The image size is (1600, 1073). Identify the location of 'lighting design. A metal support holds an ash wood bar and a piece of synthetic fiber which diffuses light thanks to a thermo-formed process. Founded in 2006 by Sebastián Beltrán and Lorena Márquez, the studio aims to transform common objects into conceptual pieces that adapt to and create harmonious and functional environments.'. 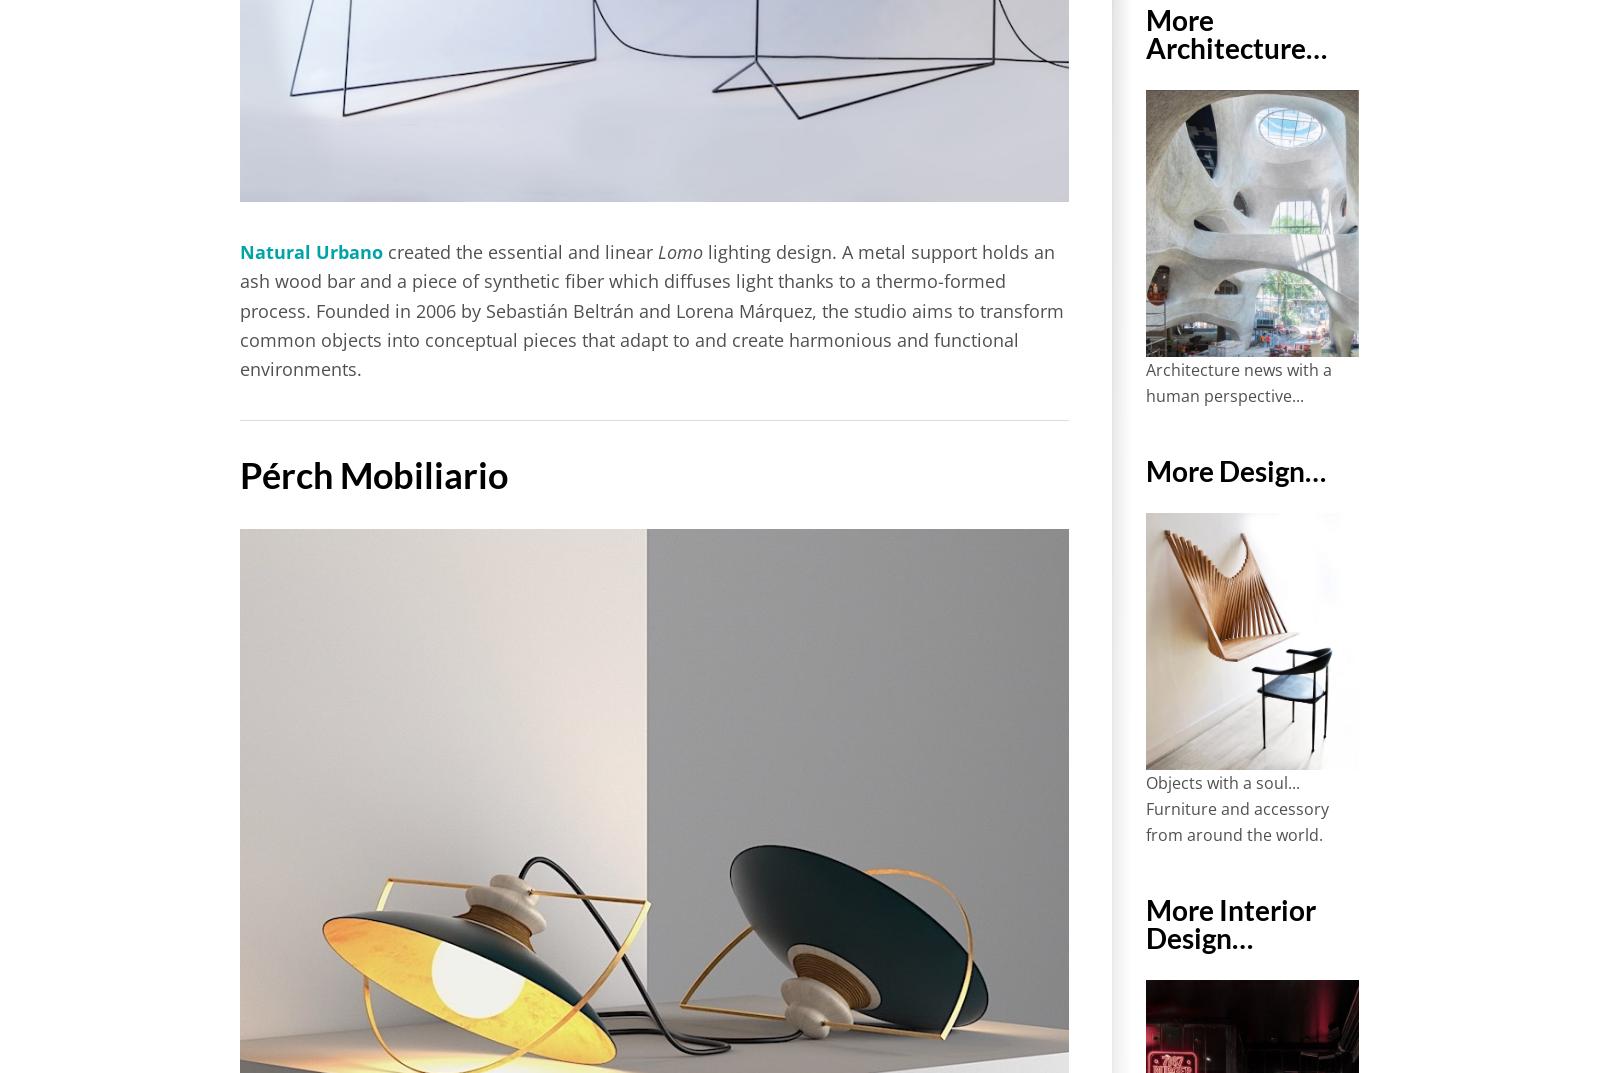
(652, 310).